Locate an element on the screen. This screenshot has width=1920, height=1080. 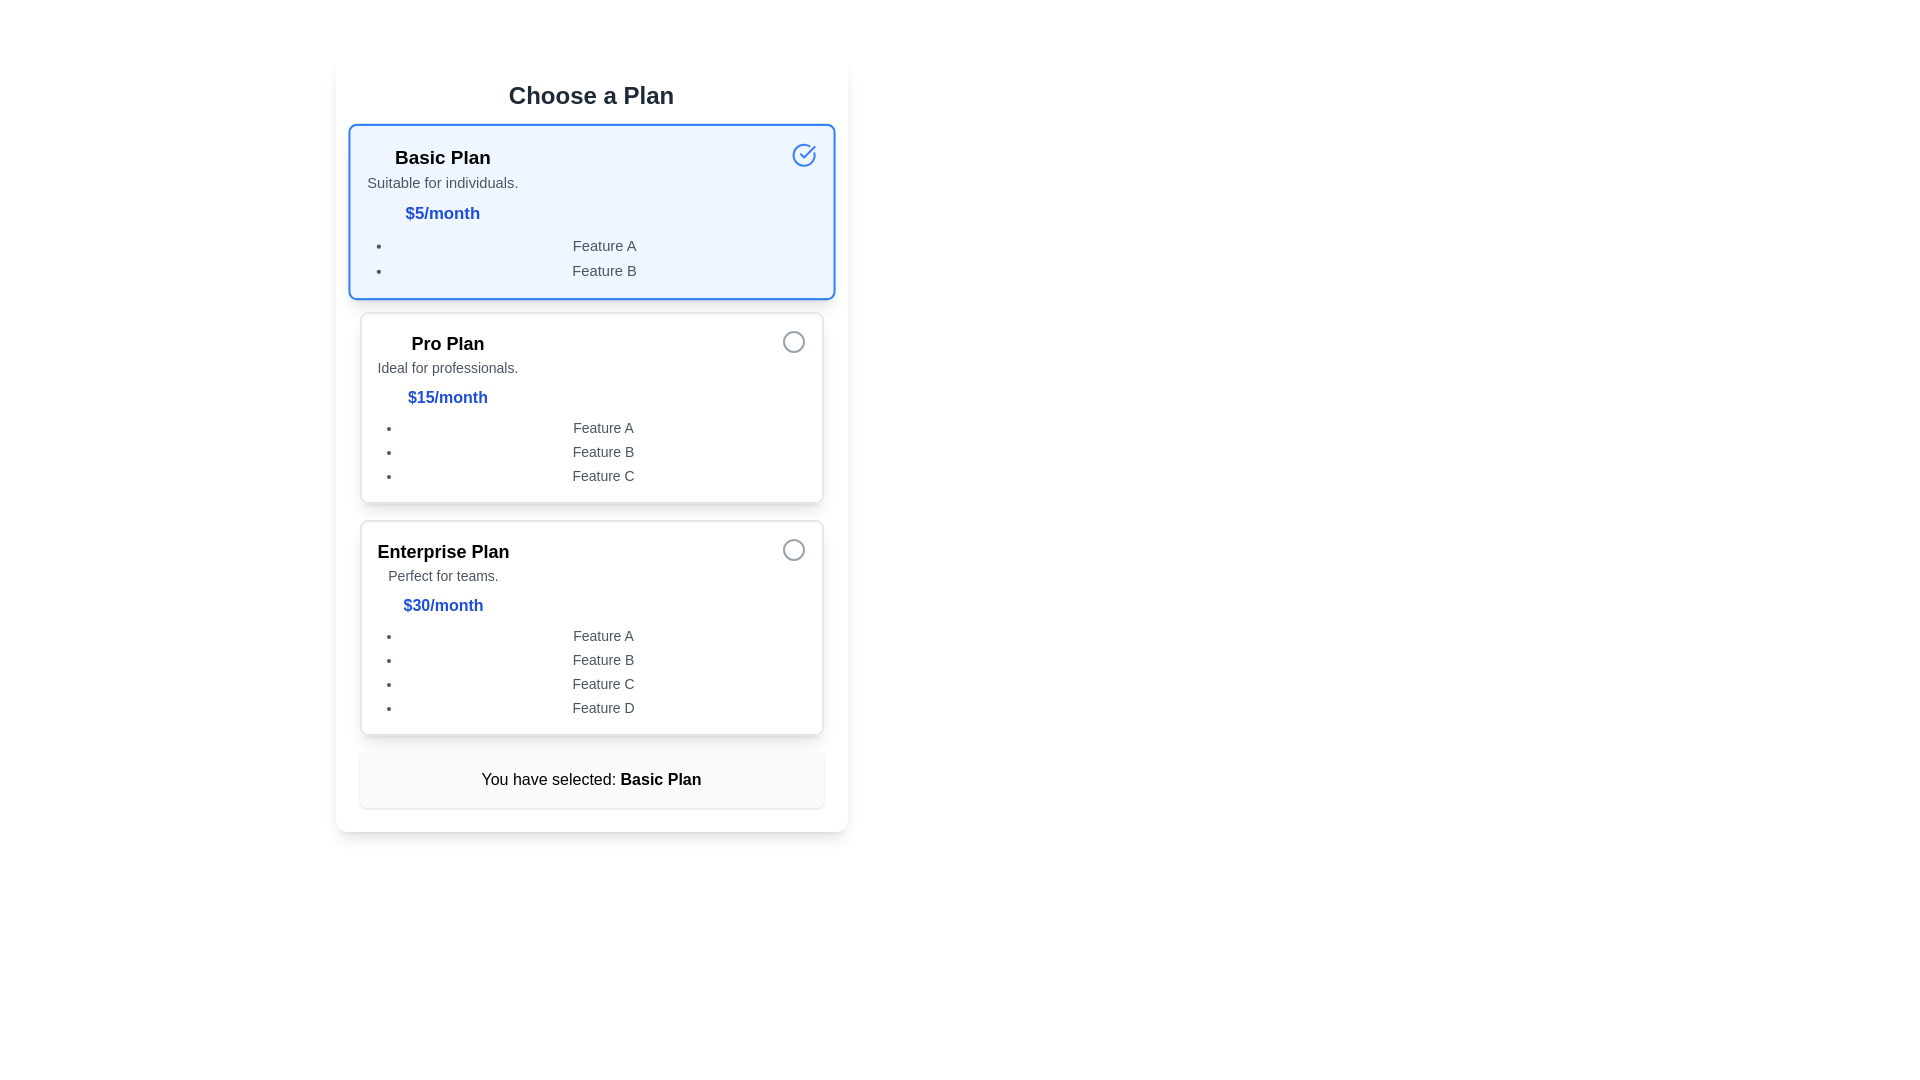
the status of the circular blue icon with a check mark located at the top-right corner of the 'Basic Plan' subscription card is located at coordinates (803, 154).